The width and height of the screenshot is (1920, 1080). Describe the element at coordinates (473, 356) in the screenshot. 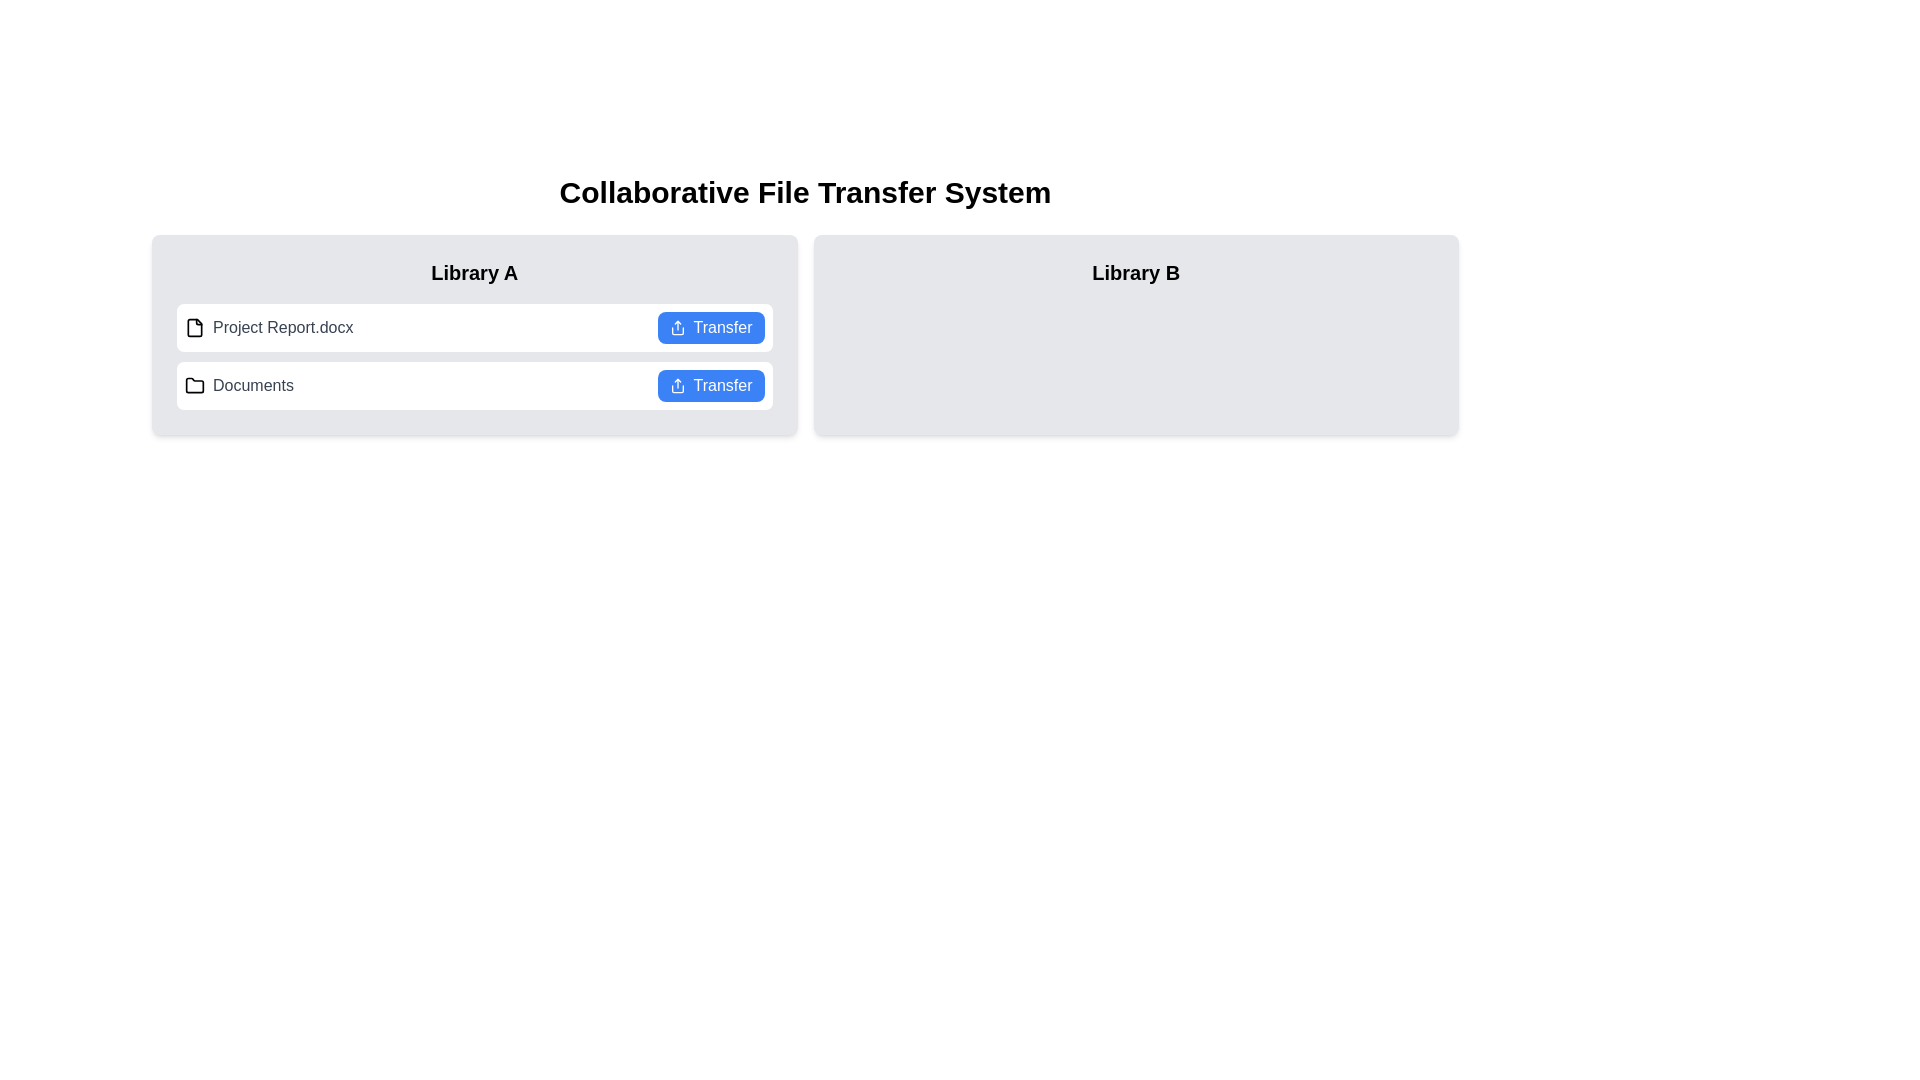

I see `the file item` at that location.